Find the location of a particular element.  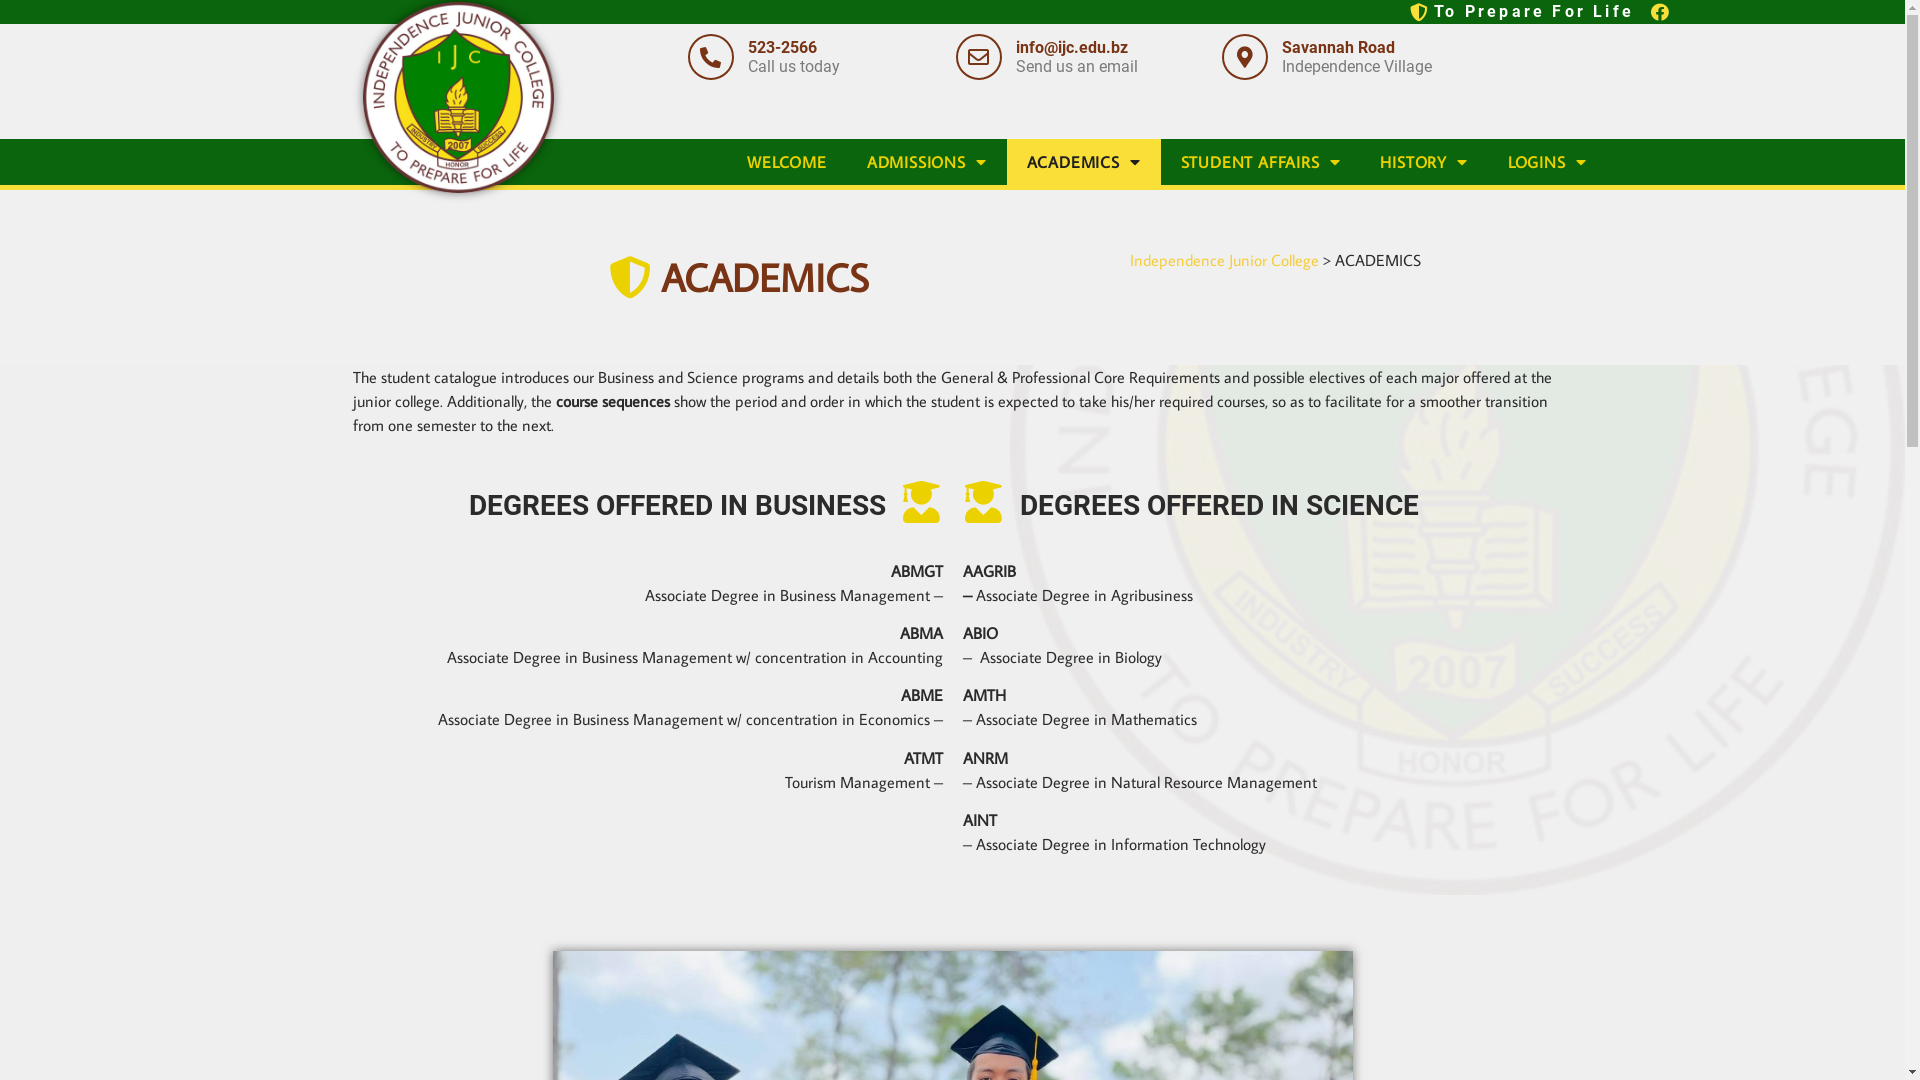

'LOGINS' is located at coordinates (1488, 161).